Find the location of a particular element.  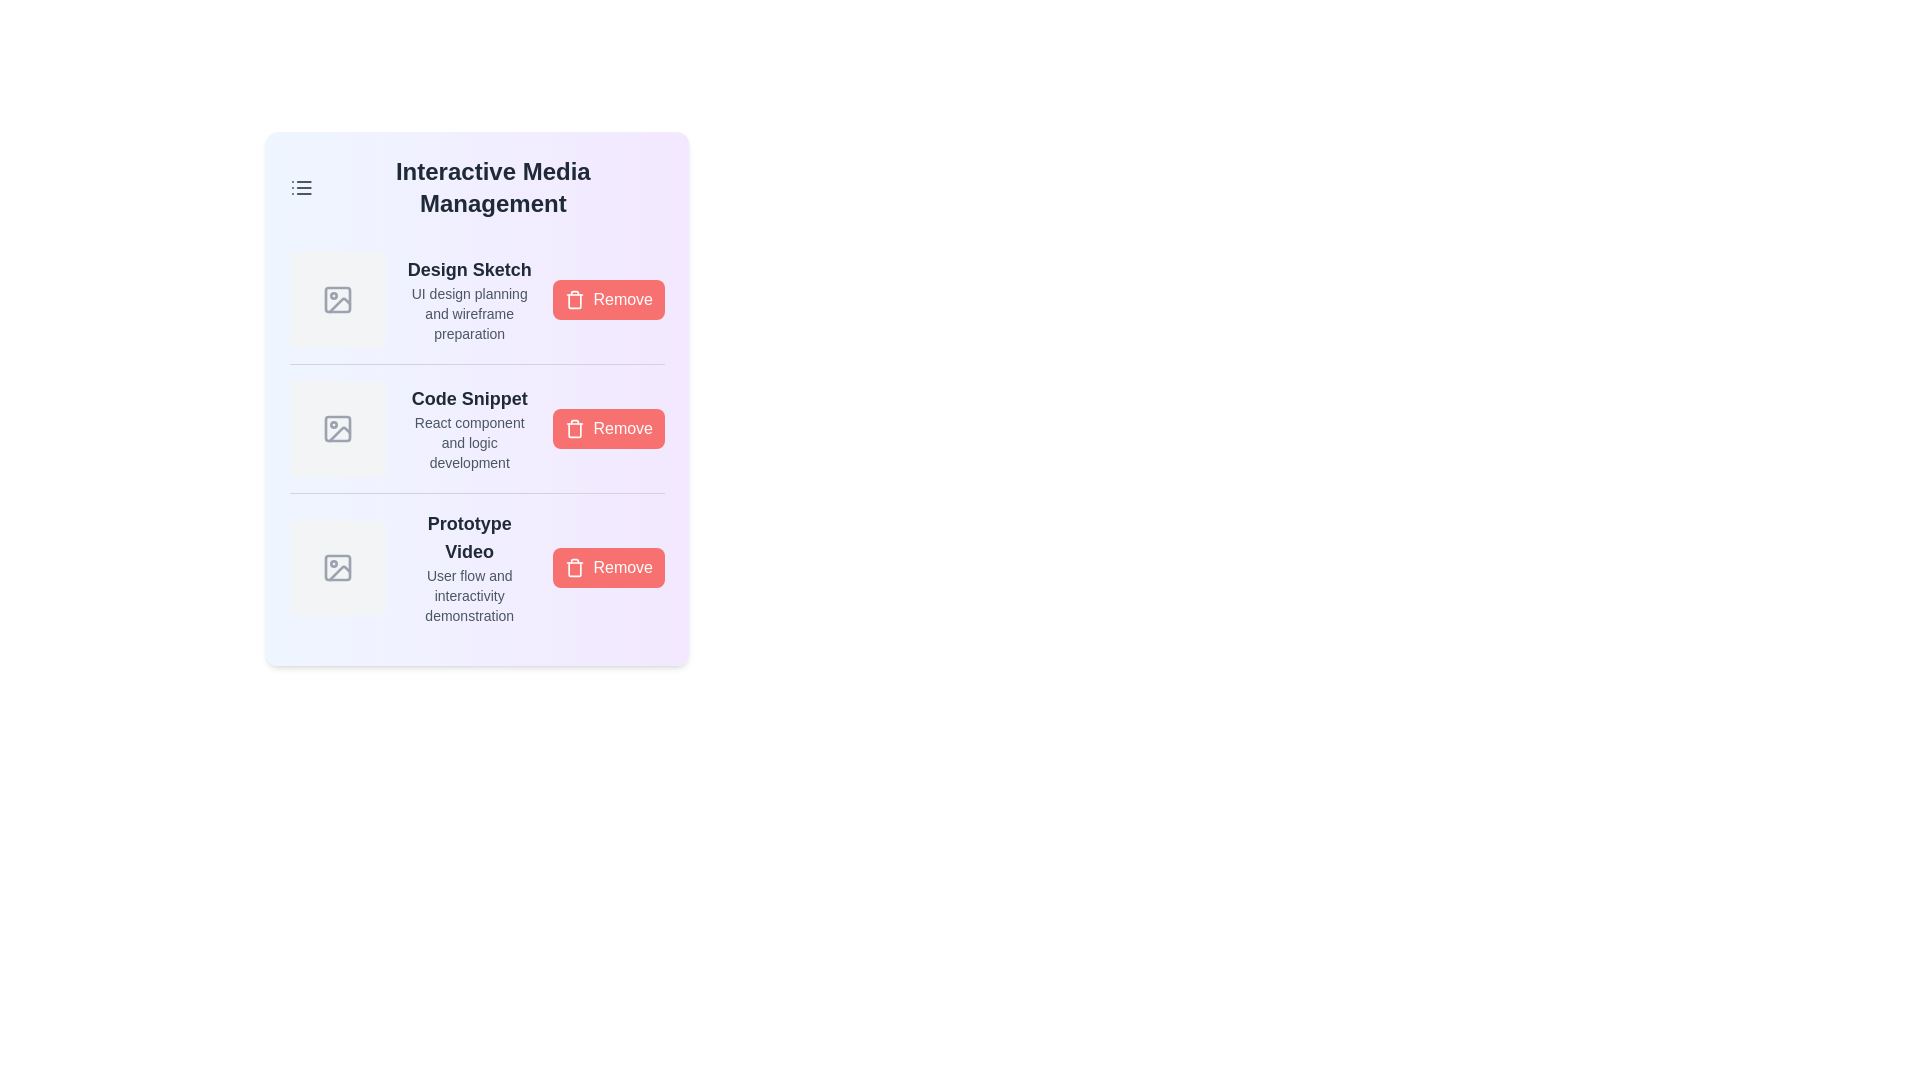

the media name Design Sketch to highlight it for copying is located at coordinates (468, 270).